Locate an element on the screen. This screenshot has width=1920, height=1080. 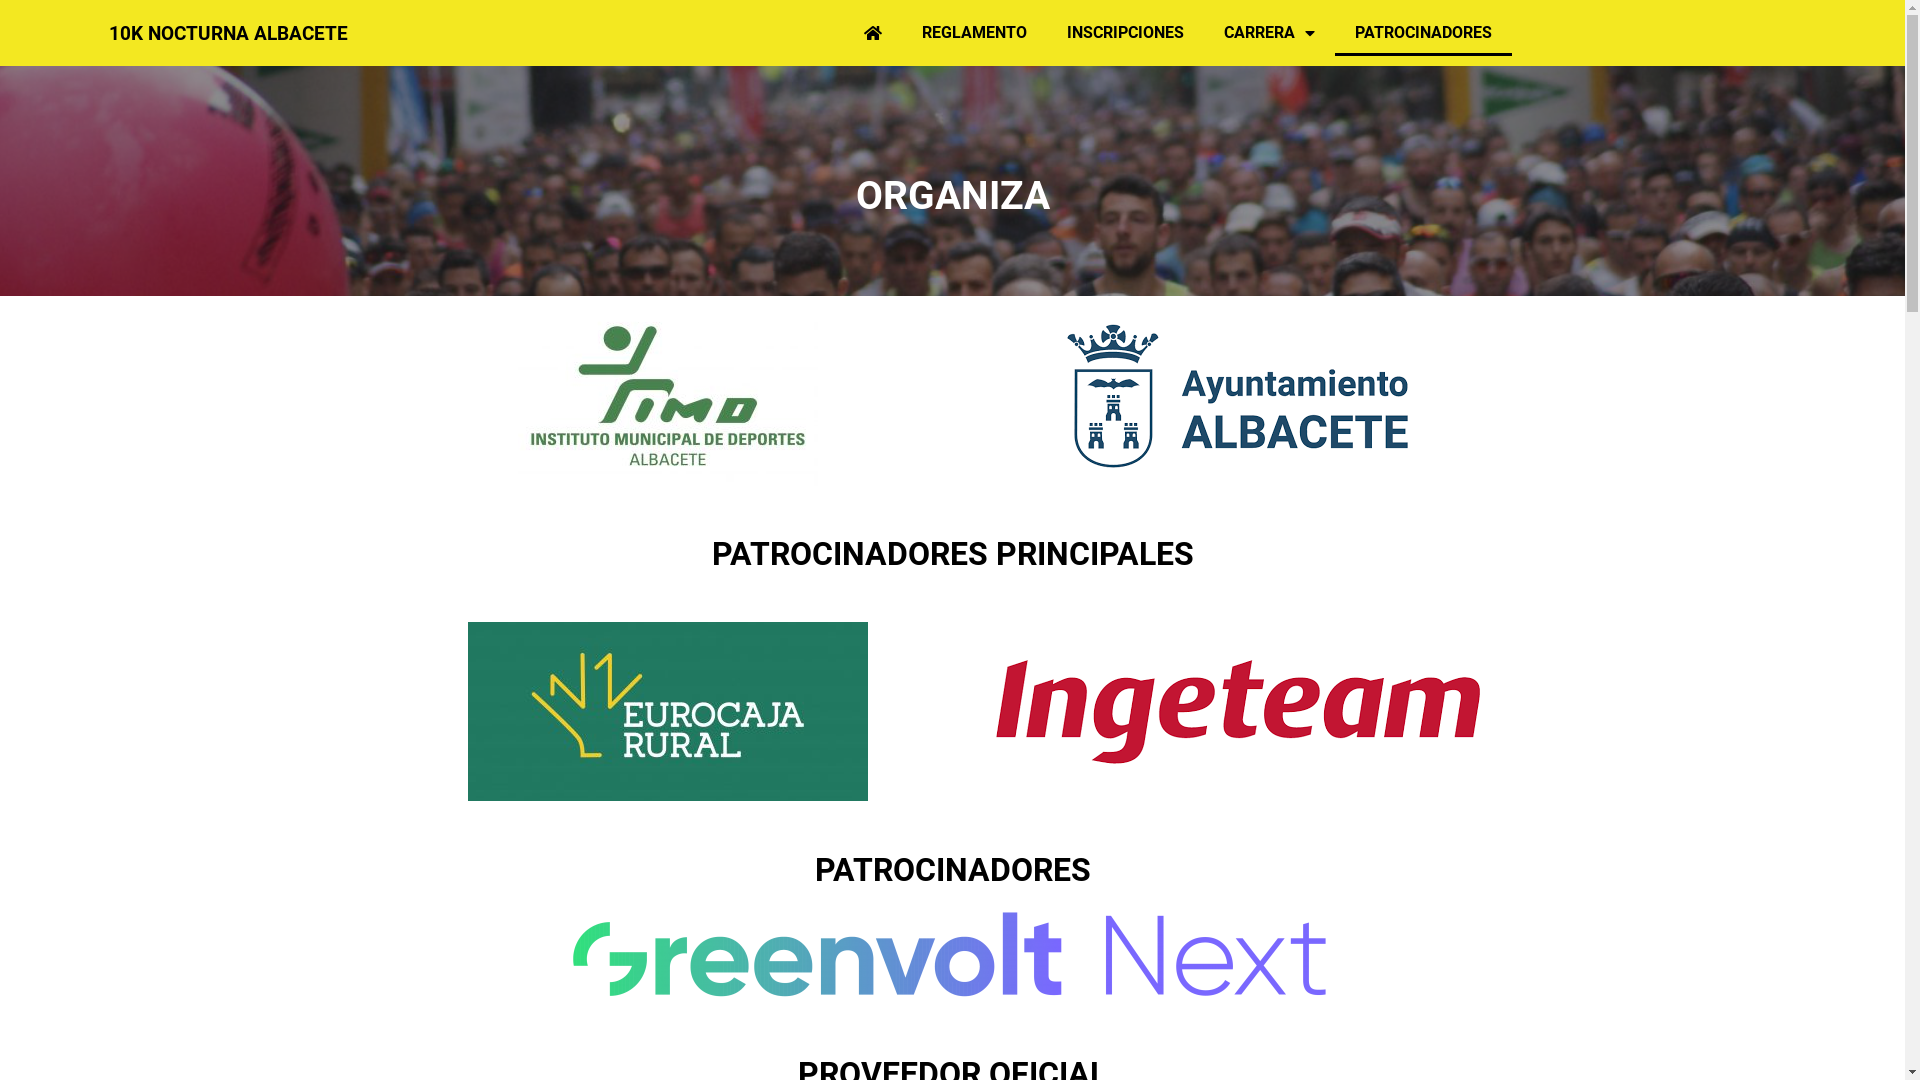
'CARRERA' is located at coordinates (1203, 33).